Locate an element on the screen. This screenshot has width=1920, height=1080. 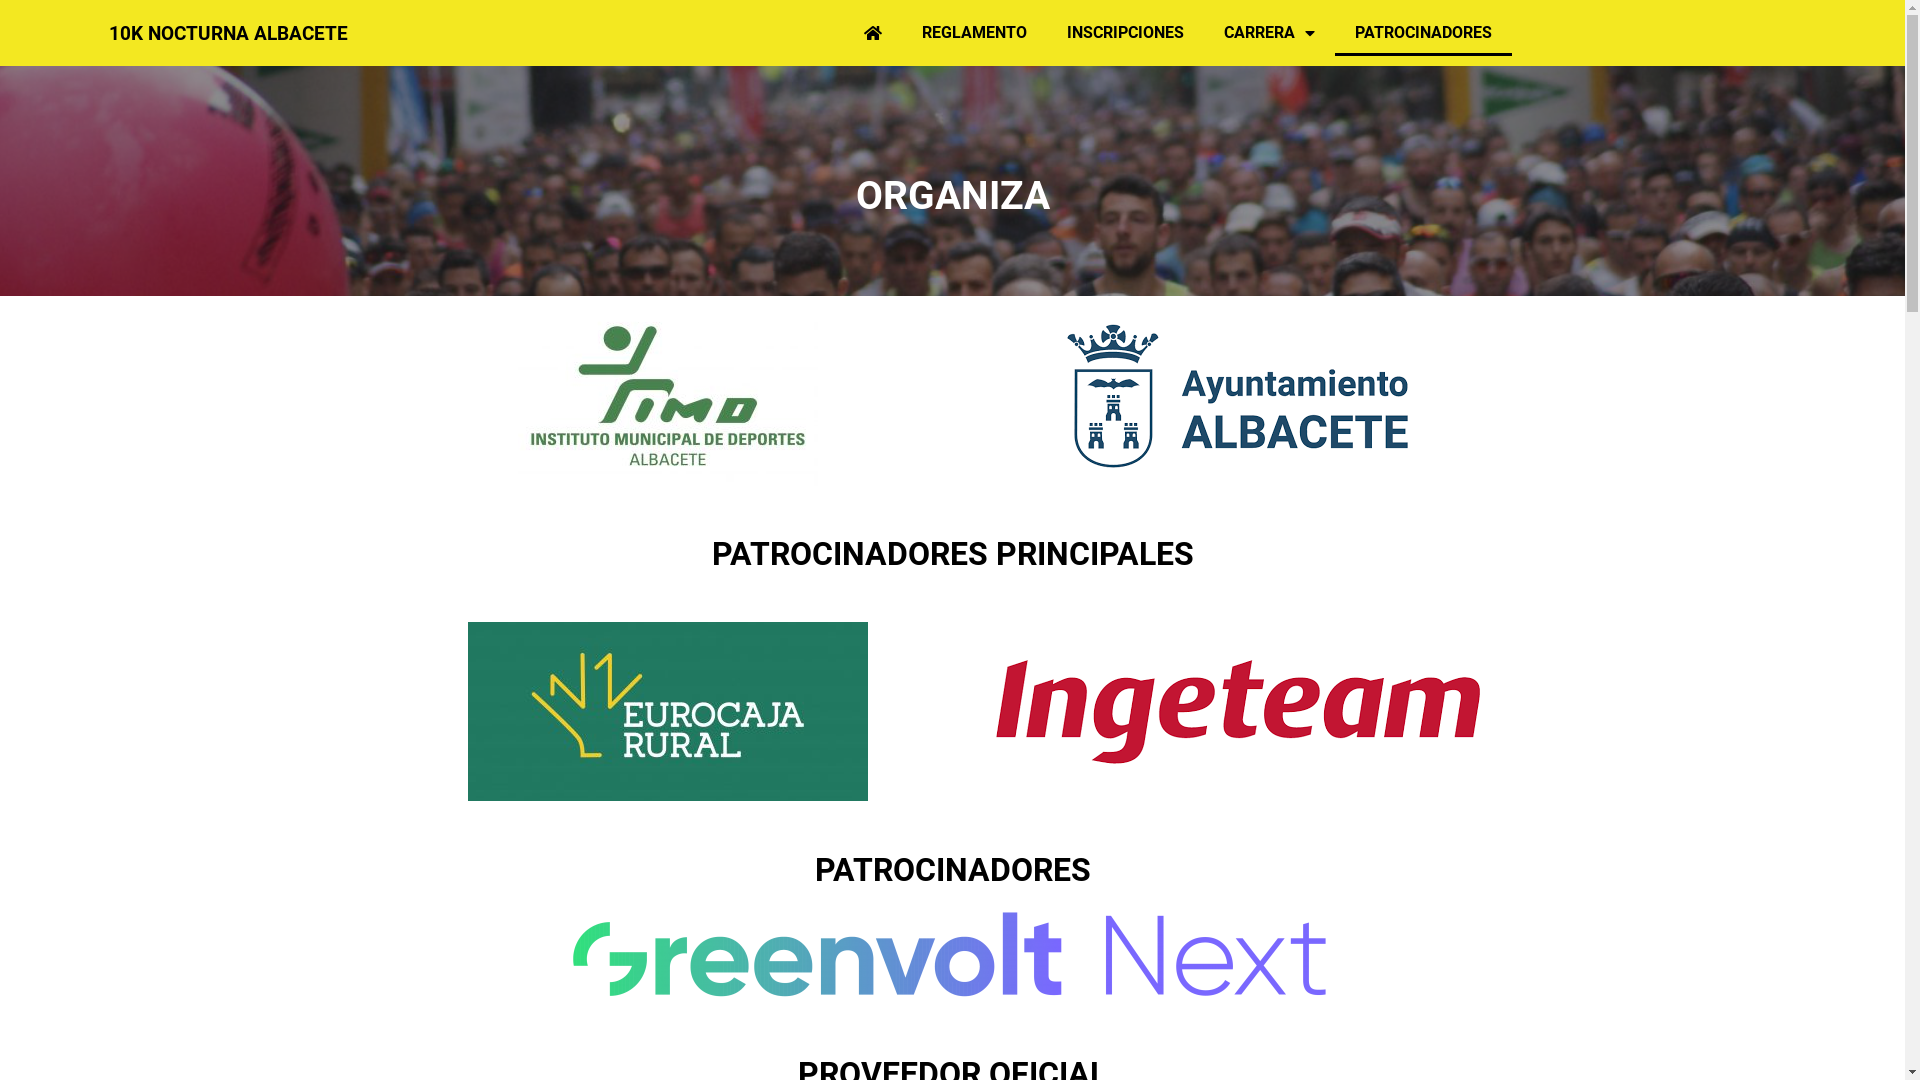
'CARRERA' is located at coordinates (1203, 33).